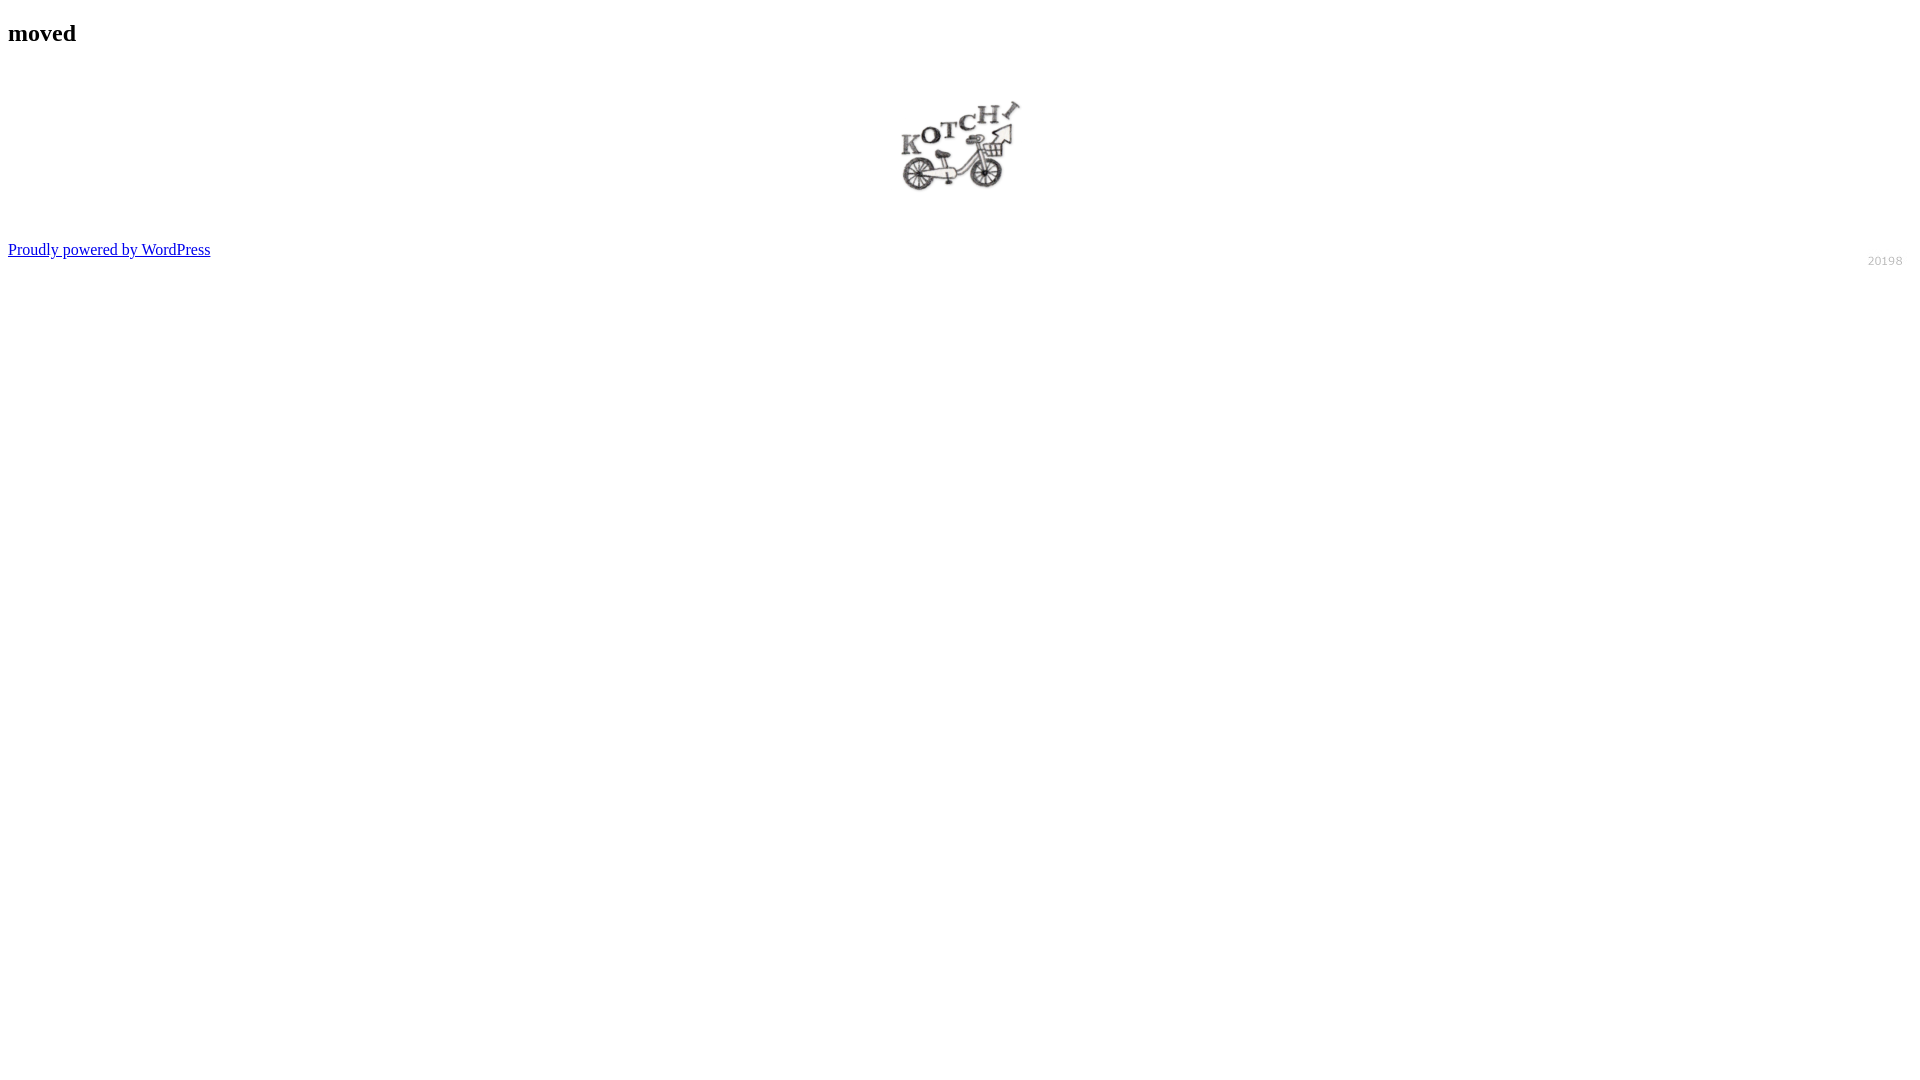 Image resolution: width=1920 pixels, height=1080 pixels. I want to click on 'Proudly powered by WordPress', so click(108, 248).